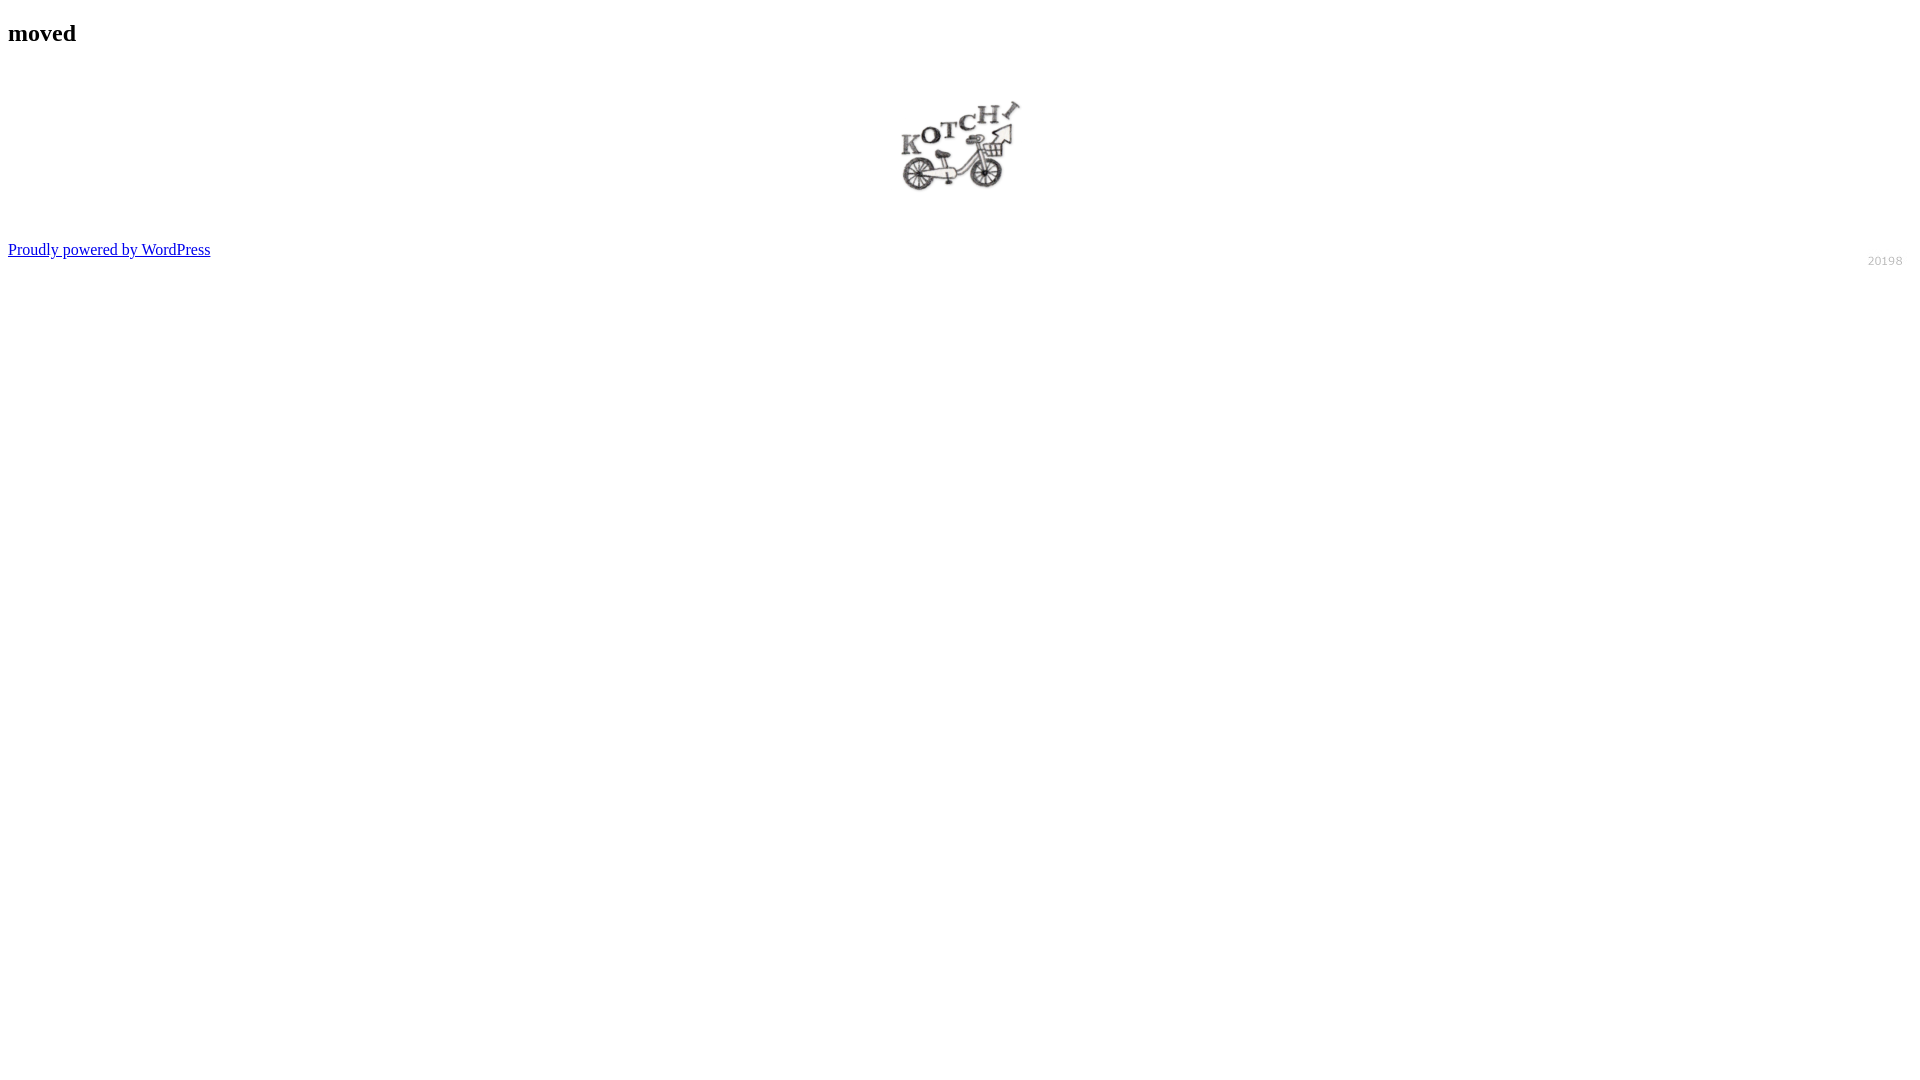 Image resolution: width=1920 pixels, height=1080 pixels. I want to click on 'Proudly powered by WordPress', so click(108, 248).